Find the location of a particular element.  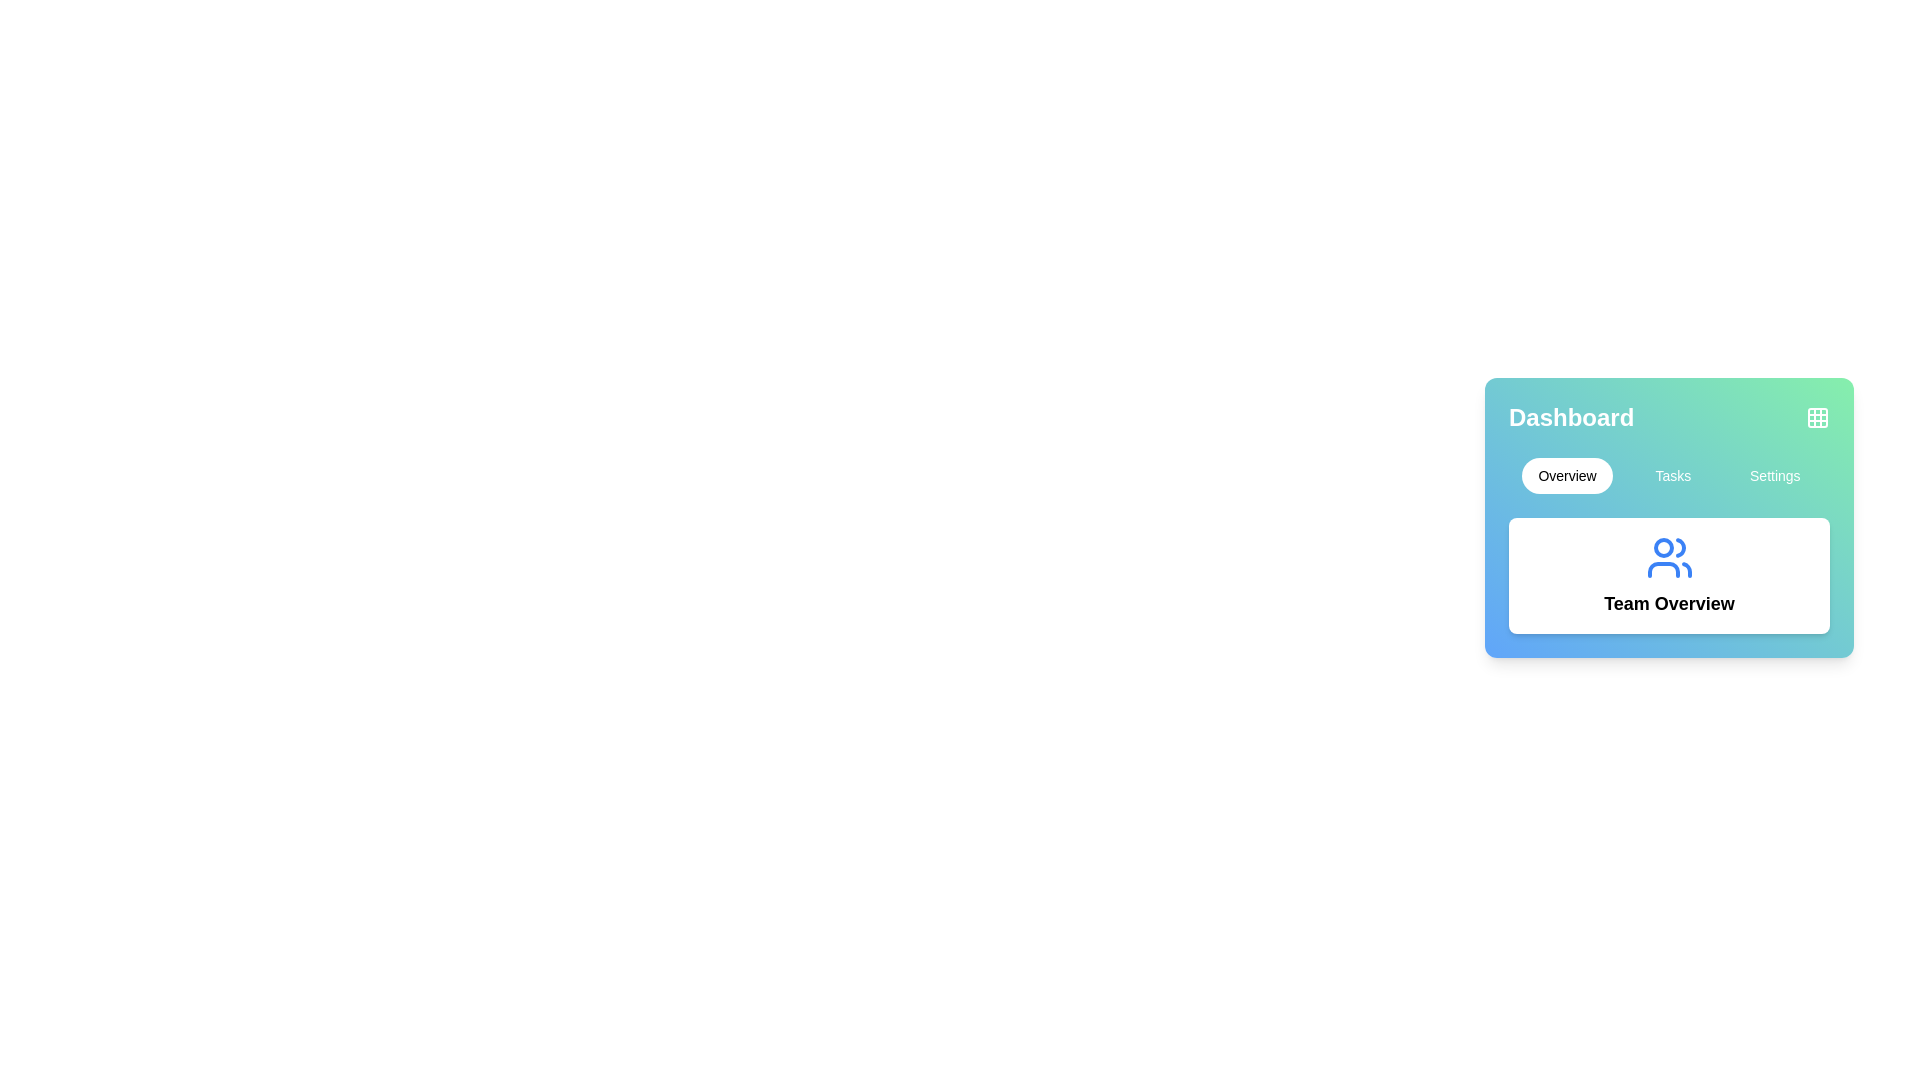

the 'Team Overview' text label, which is bold, black, and centered below a group icon within a white rectangular card on the dashboard panel is located at coordinates (1669, 603).